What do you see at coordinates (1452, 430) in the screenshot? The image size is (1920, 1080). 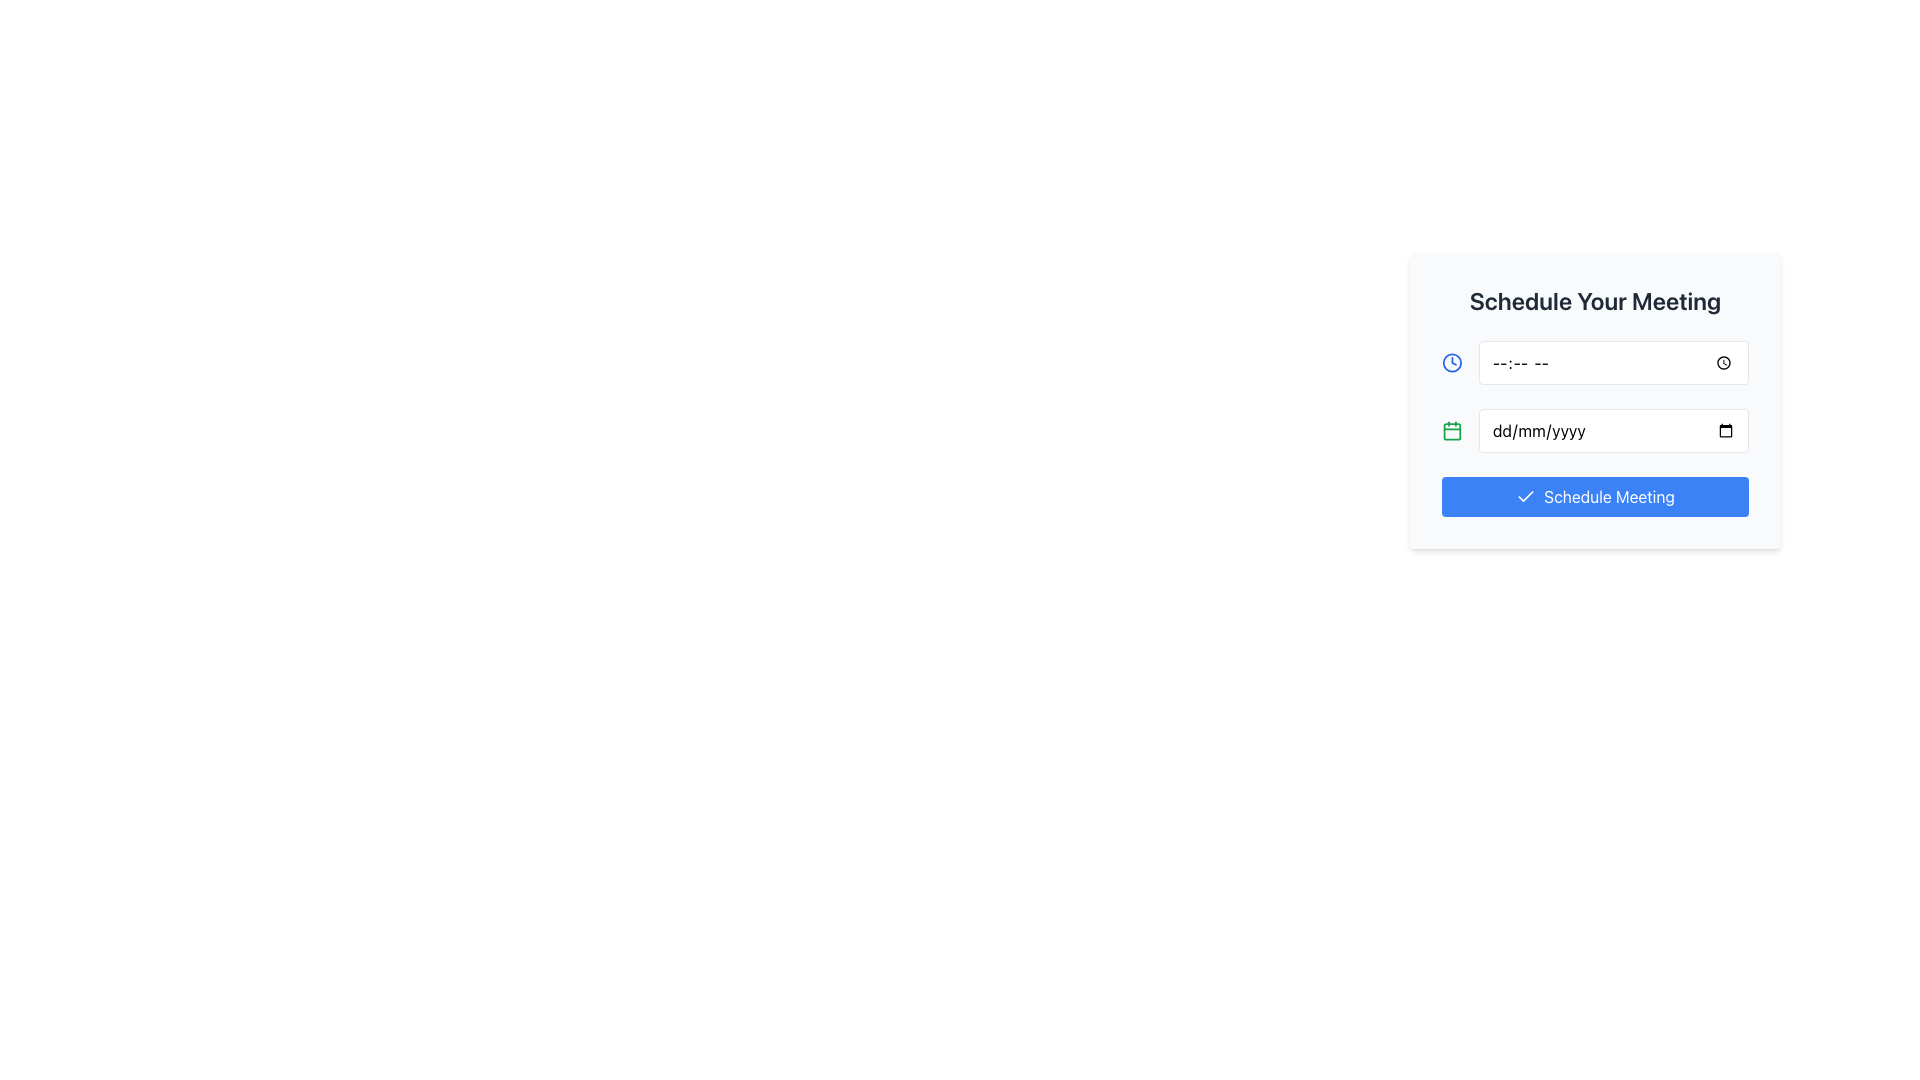 I see `the decorative rectangle within the calendar icon that represents the date picker in the meeting scheduling interface` at bounding box center [1452, 430].